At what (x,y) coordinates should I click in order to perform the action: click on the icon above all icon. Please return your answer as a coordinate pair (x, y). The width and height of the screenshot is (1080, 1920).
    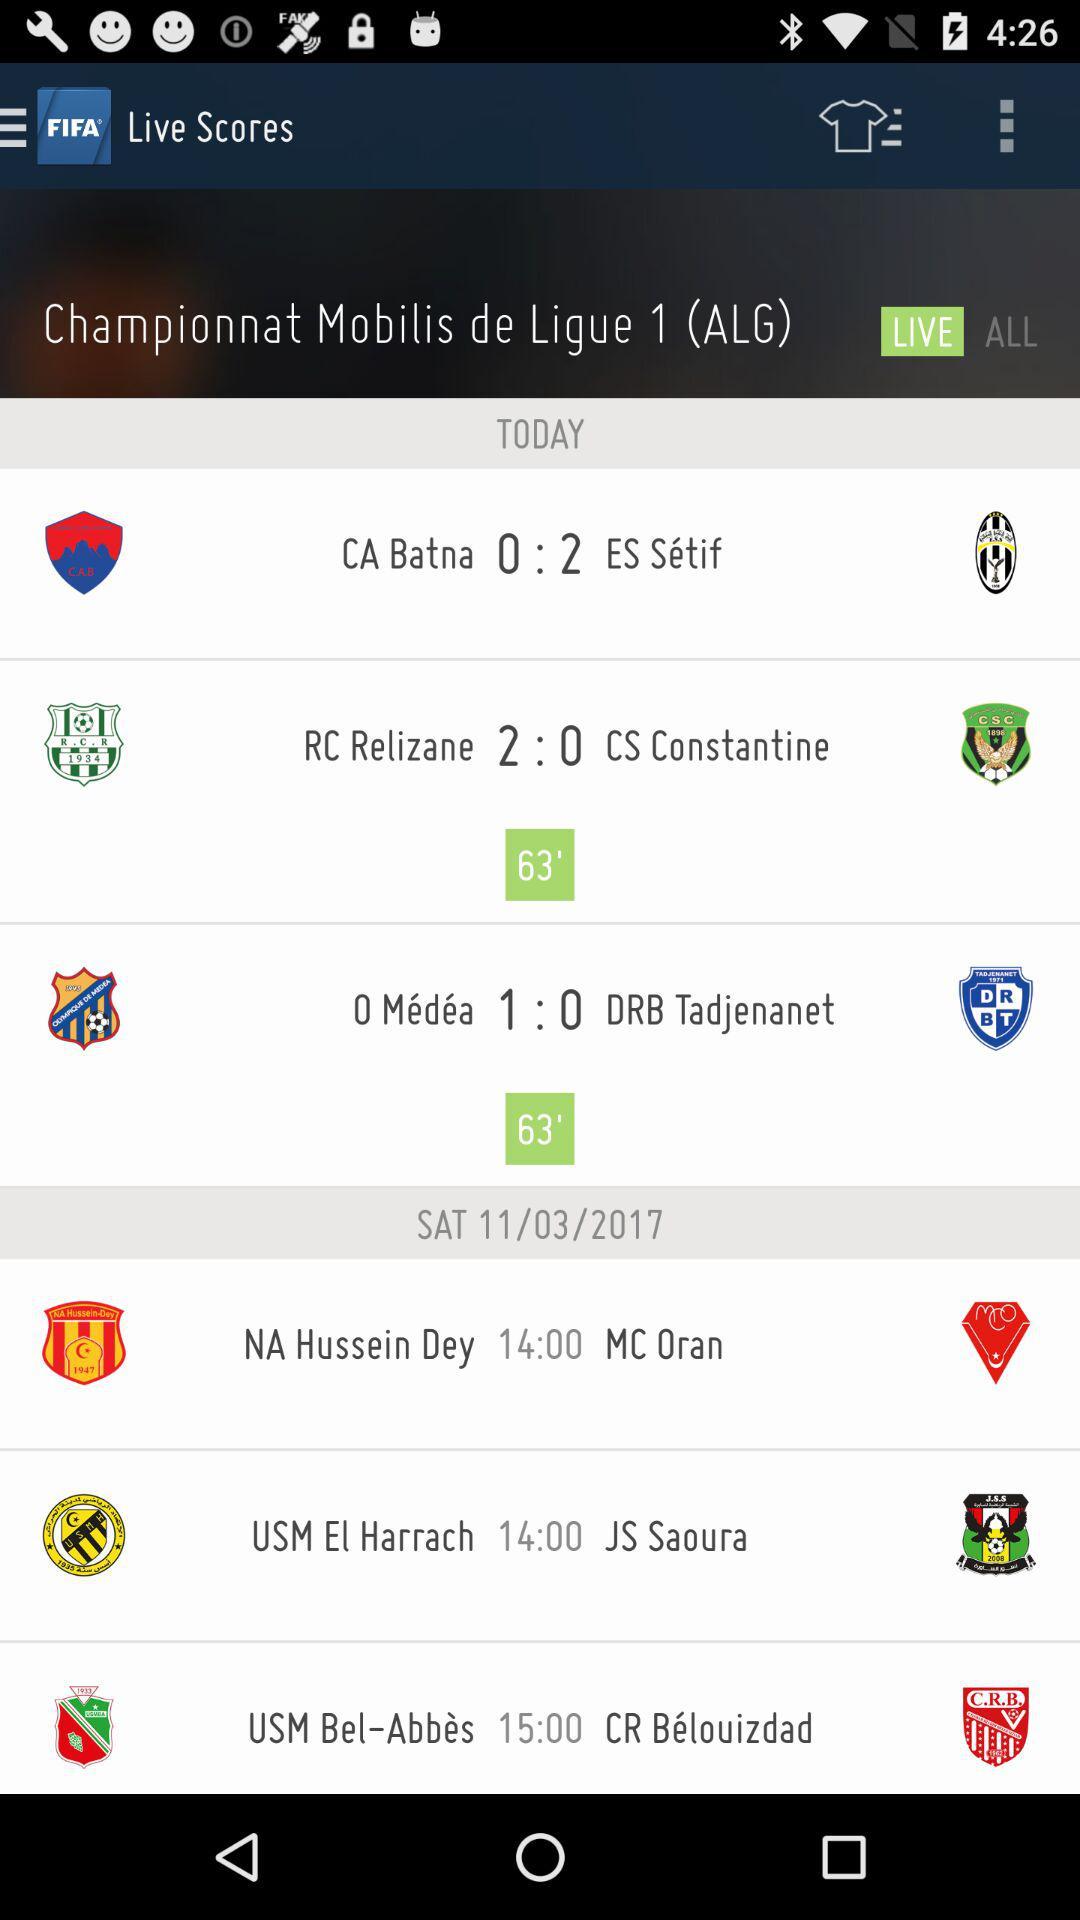
    Looking at the image, I should click on (1006, 124).